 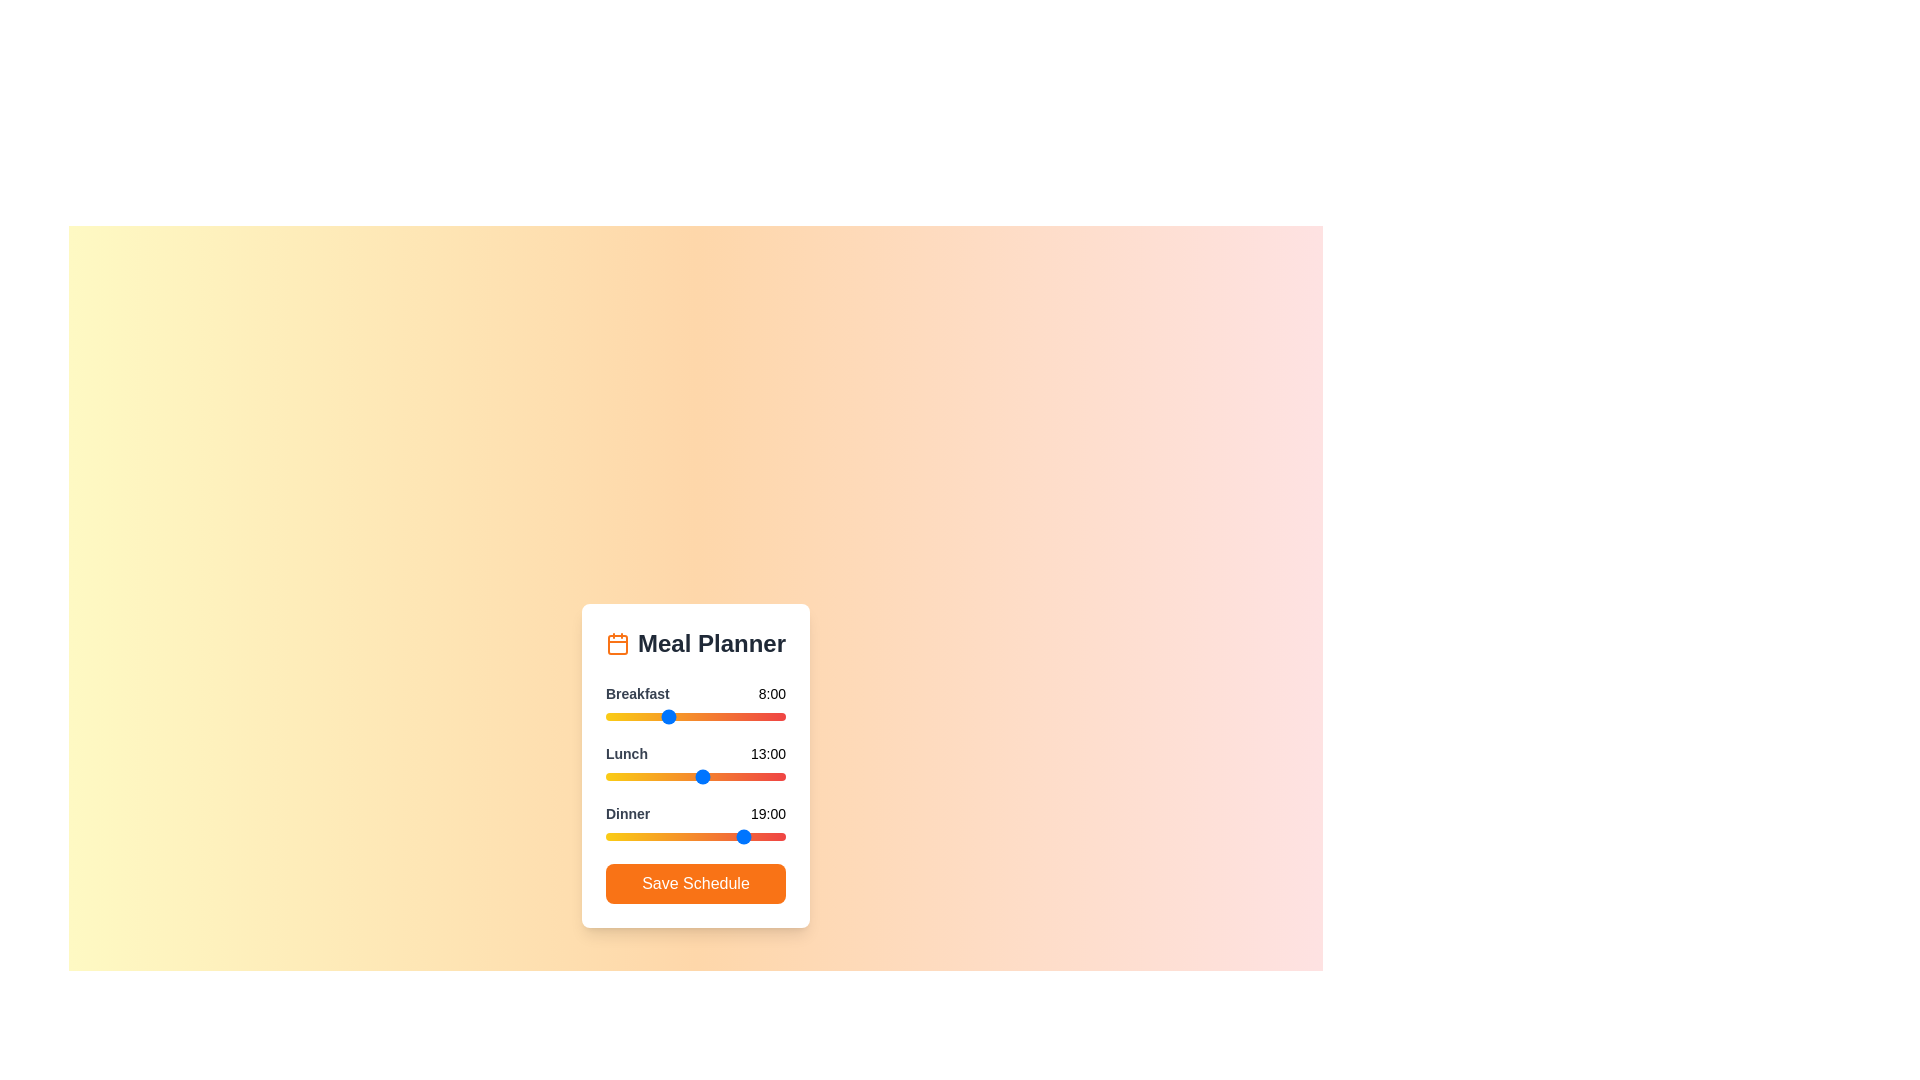 What do you see at coordinates (710, 775) in the screenshot?
I see `the 1 slider to 14` at bounding box center [710, 775].